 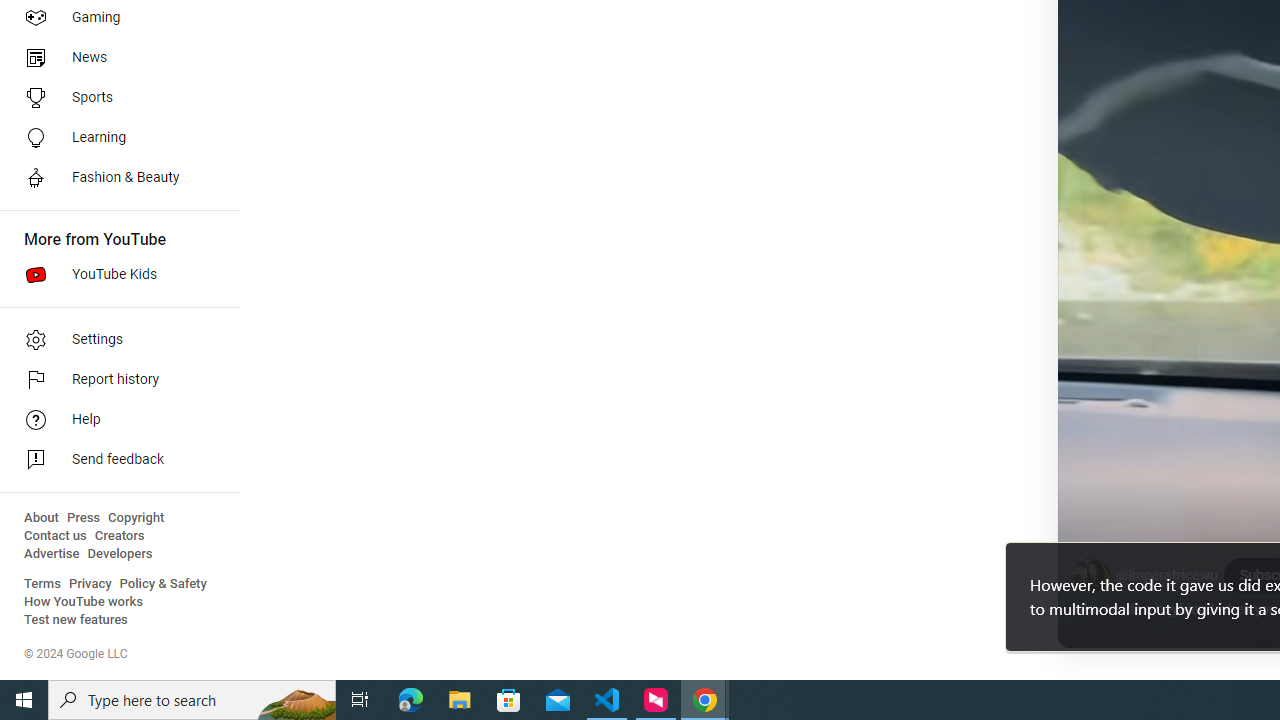 What do you see at coordinates (89, 584) in the screenshot?
I see `'Privacy'` at bounding box center [89, 584].